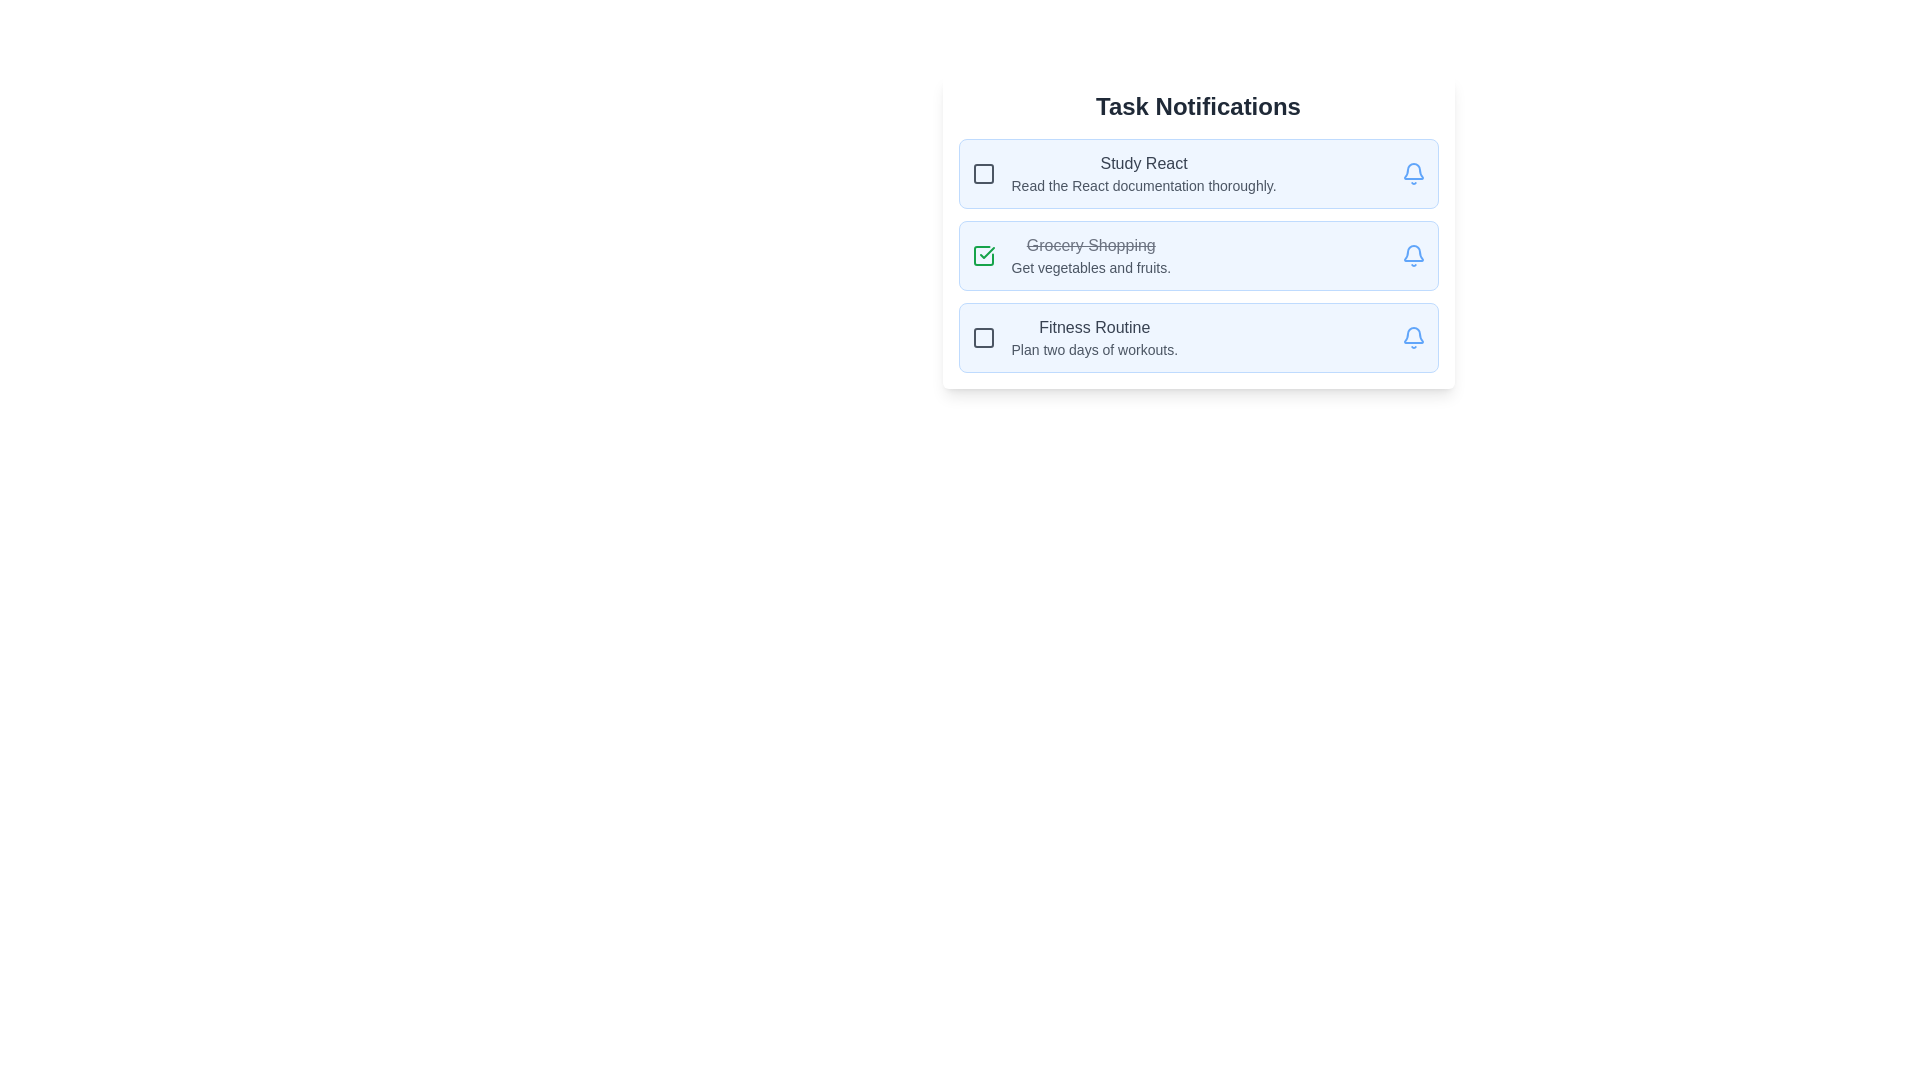 This screenshot has height=1080, width=1920. Describe the element at coordinates (1144, 172) in the screenshot. I see `the Task notification item labeled 'Study React' to interpret the task details` at that location.